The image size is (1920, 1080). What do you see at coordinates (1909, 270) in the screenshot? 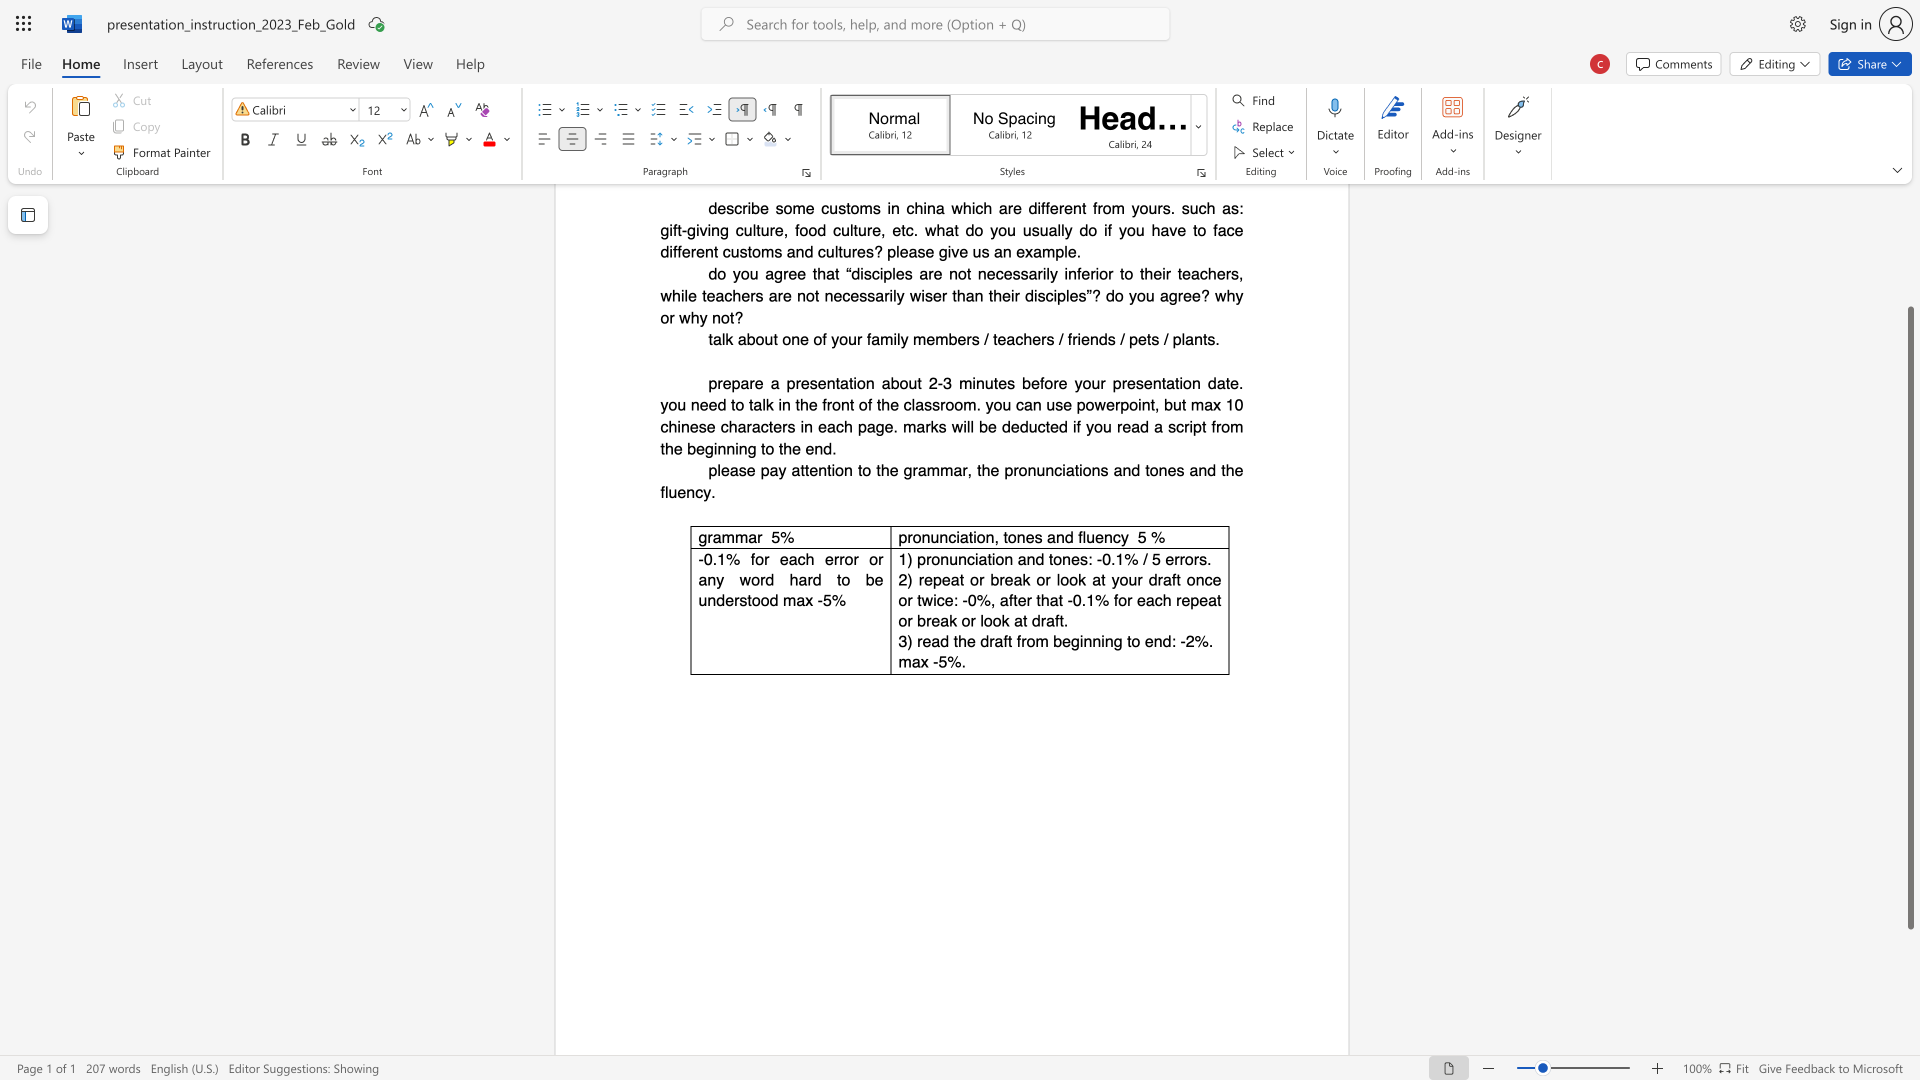
I see `the scrollbar on the right side to scroll the page up` at bounding box center [1909, 270].